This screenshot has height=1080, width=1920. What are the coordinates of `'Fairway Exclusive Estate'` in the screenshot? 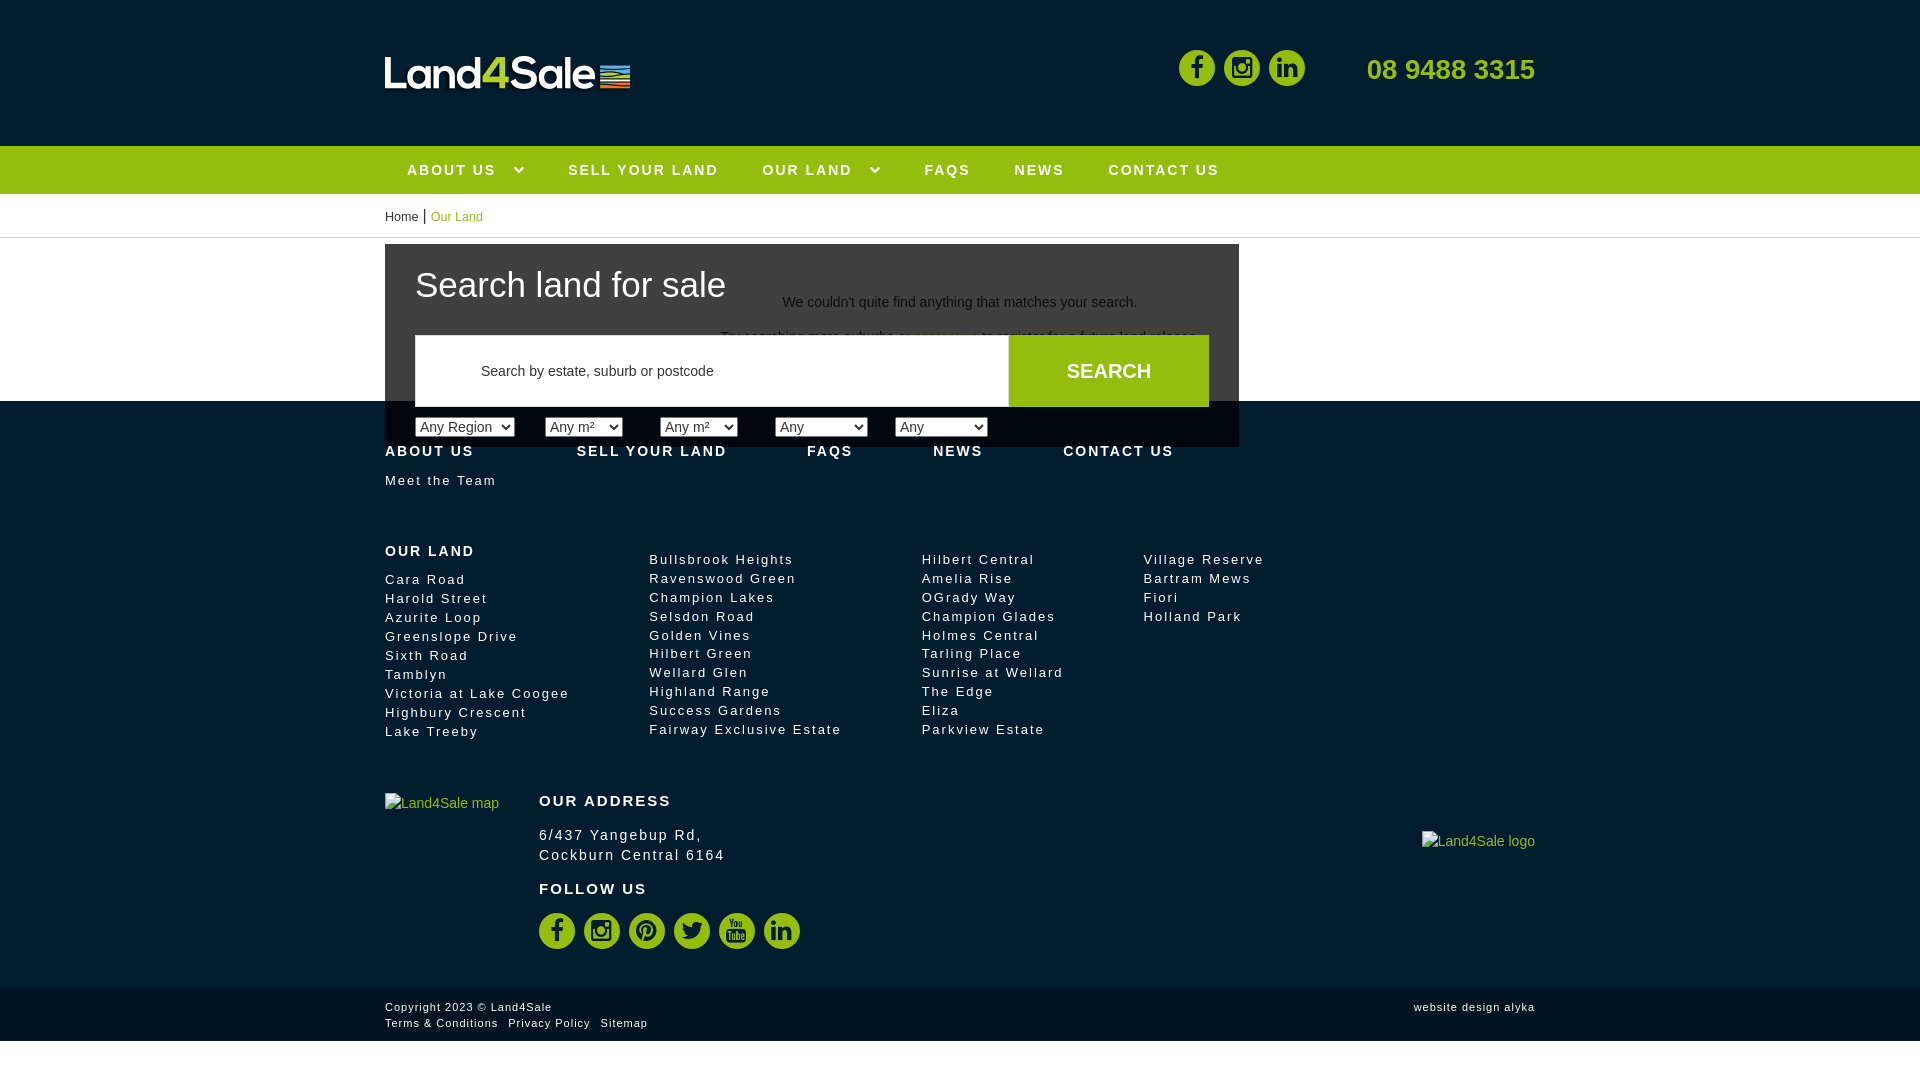 It's located at (648, 729).